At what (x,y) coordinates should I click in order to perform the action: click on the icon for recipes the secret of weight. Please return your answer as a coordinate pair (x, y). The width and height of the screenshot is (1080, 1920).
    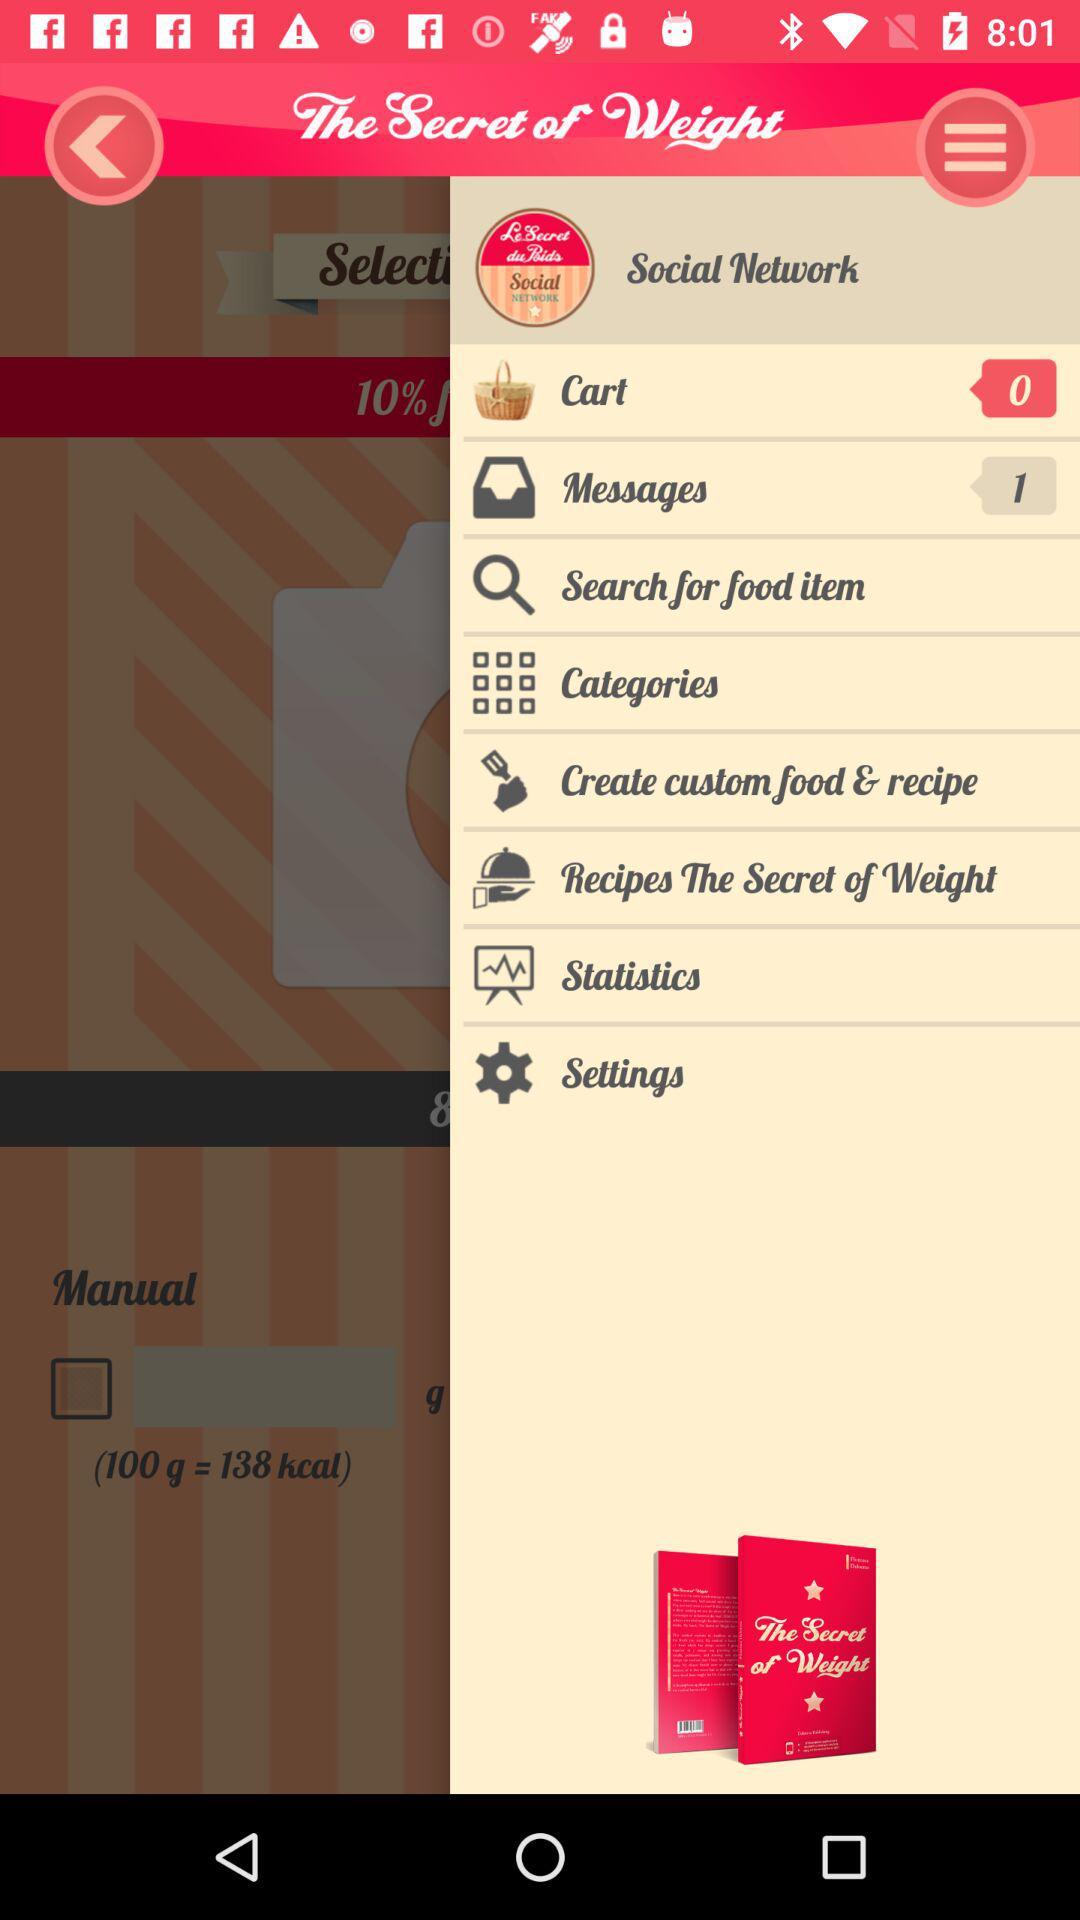
    Looking at the image, I should click on (503, 878).